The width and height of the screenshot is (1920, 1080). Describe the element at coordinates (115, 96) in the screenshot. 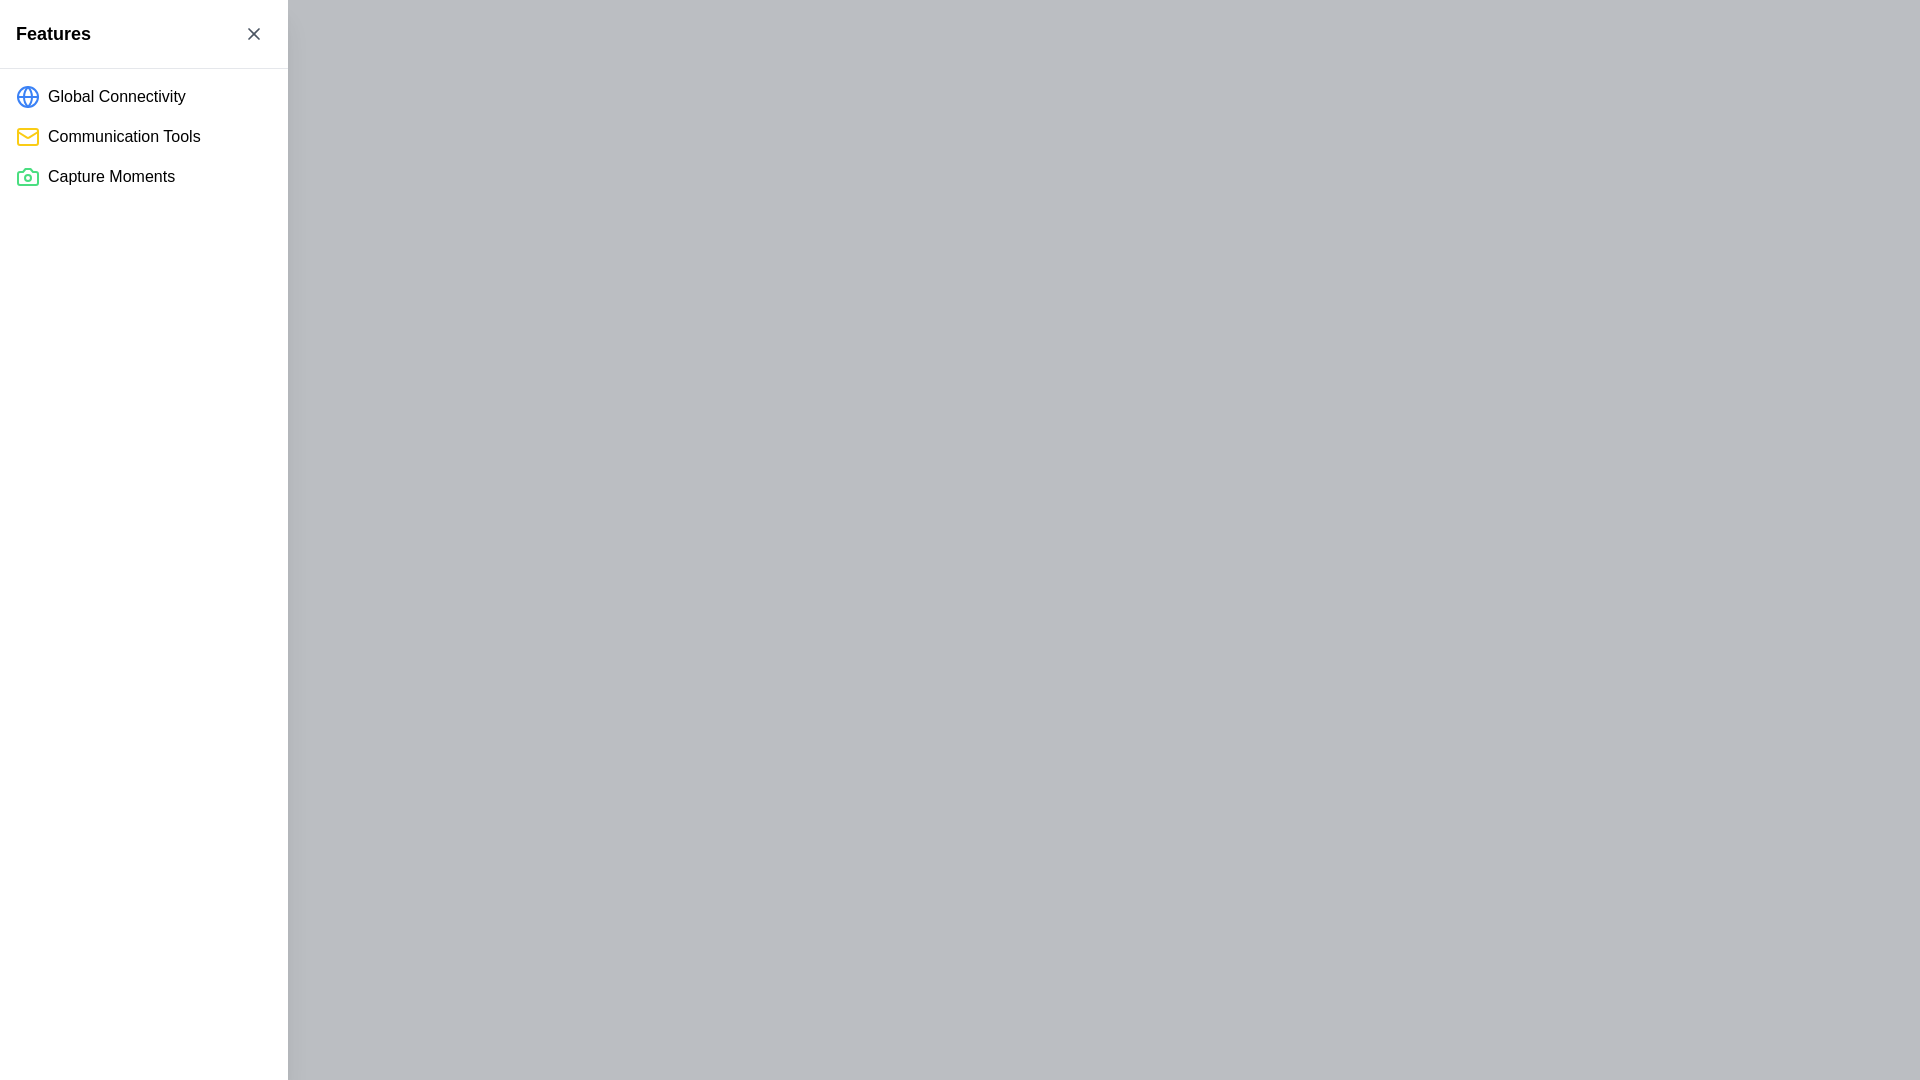

I see `the Static Text labeled 'Global Connectivity', which is the first item in a vertical feature list located on the left side of the interface` at that location.